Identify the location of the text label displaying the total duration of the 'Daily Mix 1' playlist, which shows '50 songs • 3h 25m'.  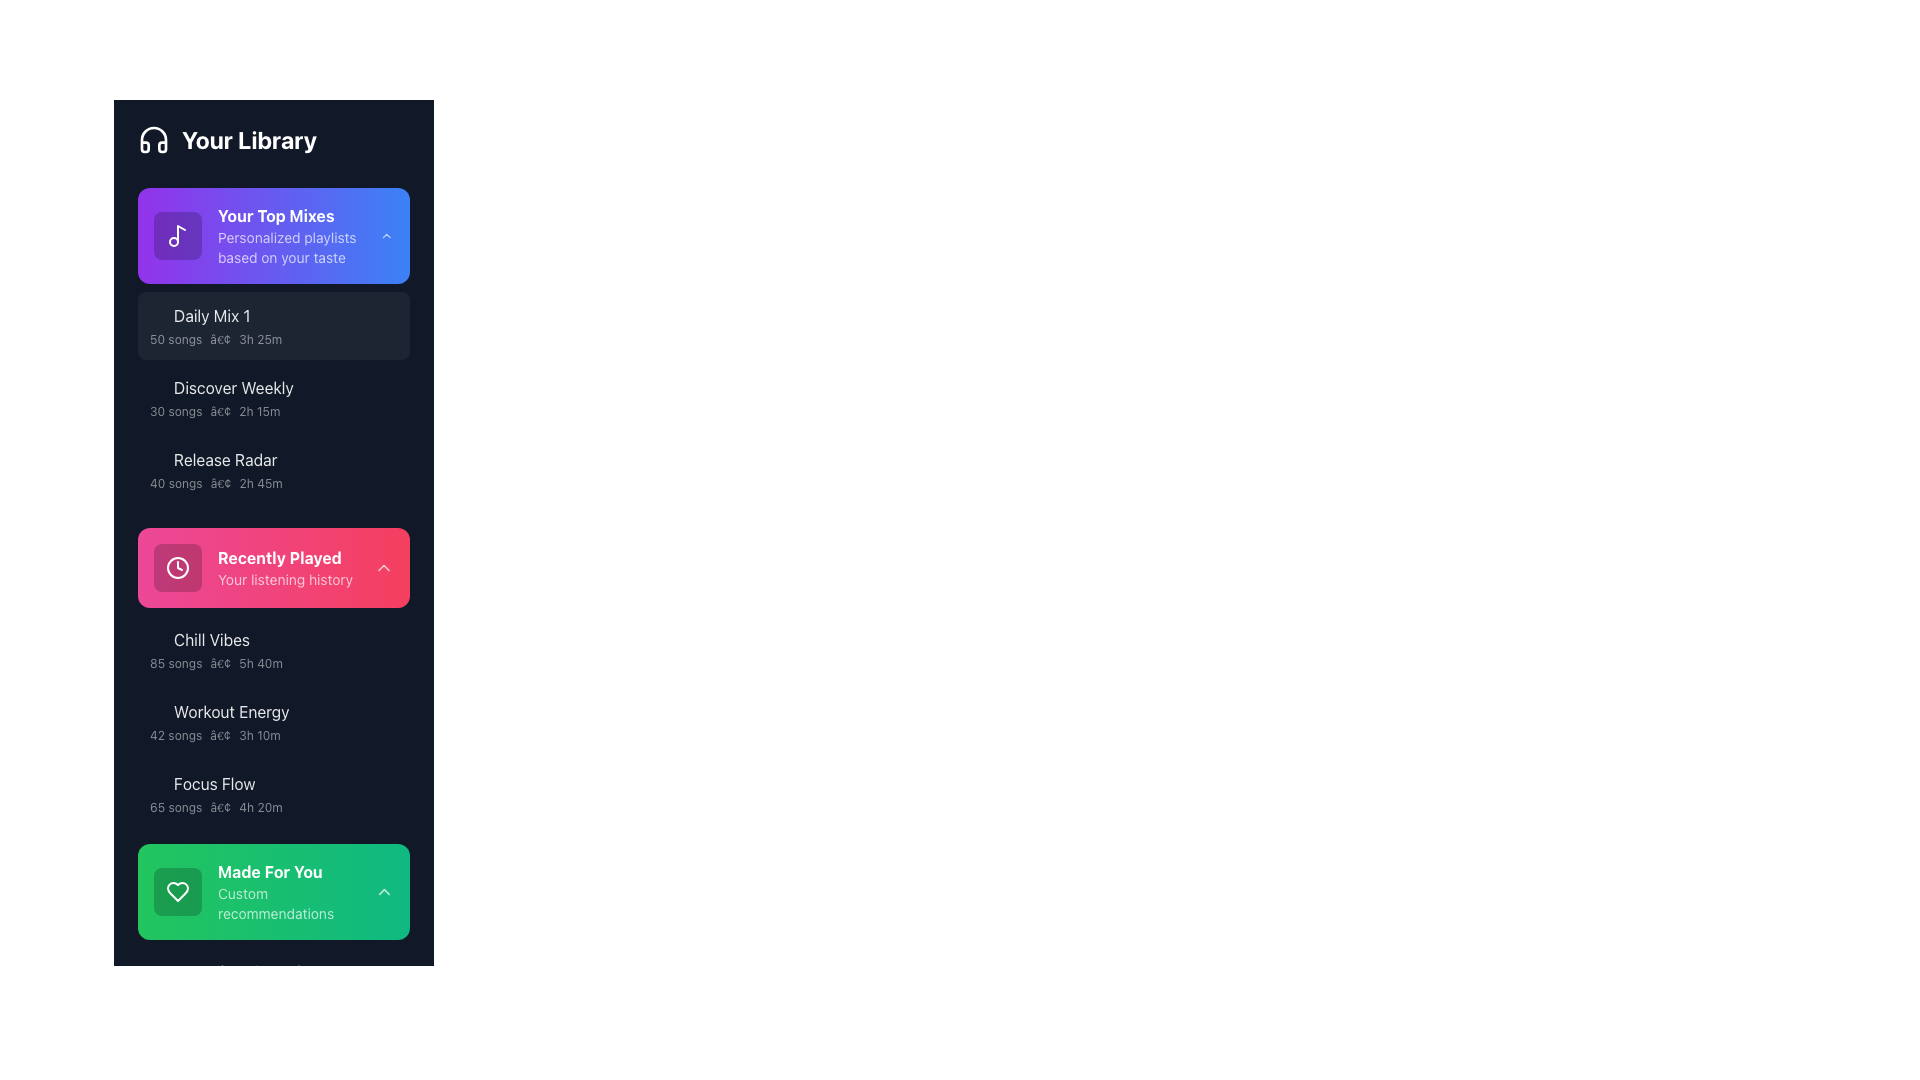
(259, 338).